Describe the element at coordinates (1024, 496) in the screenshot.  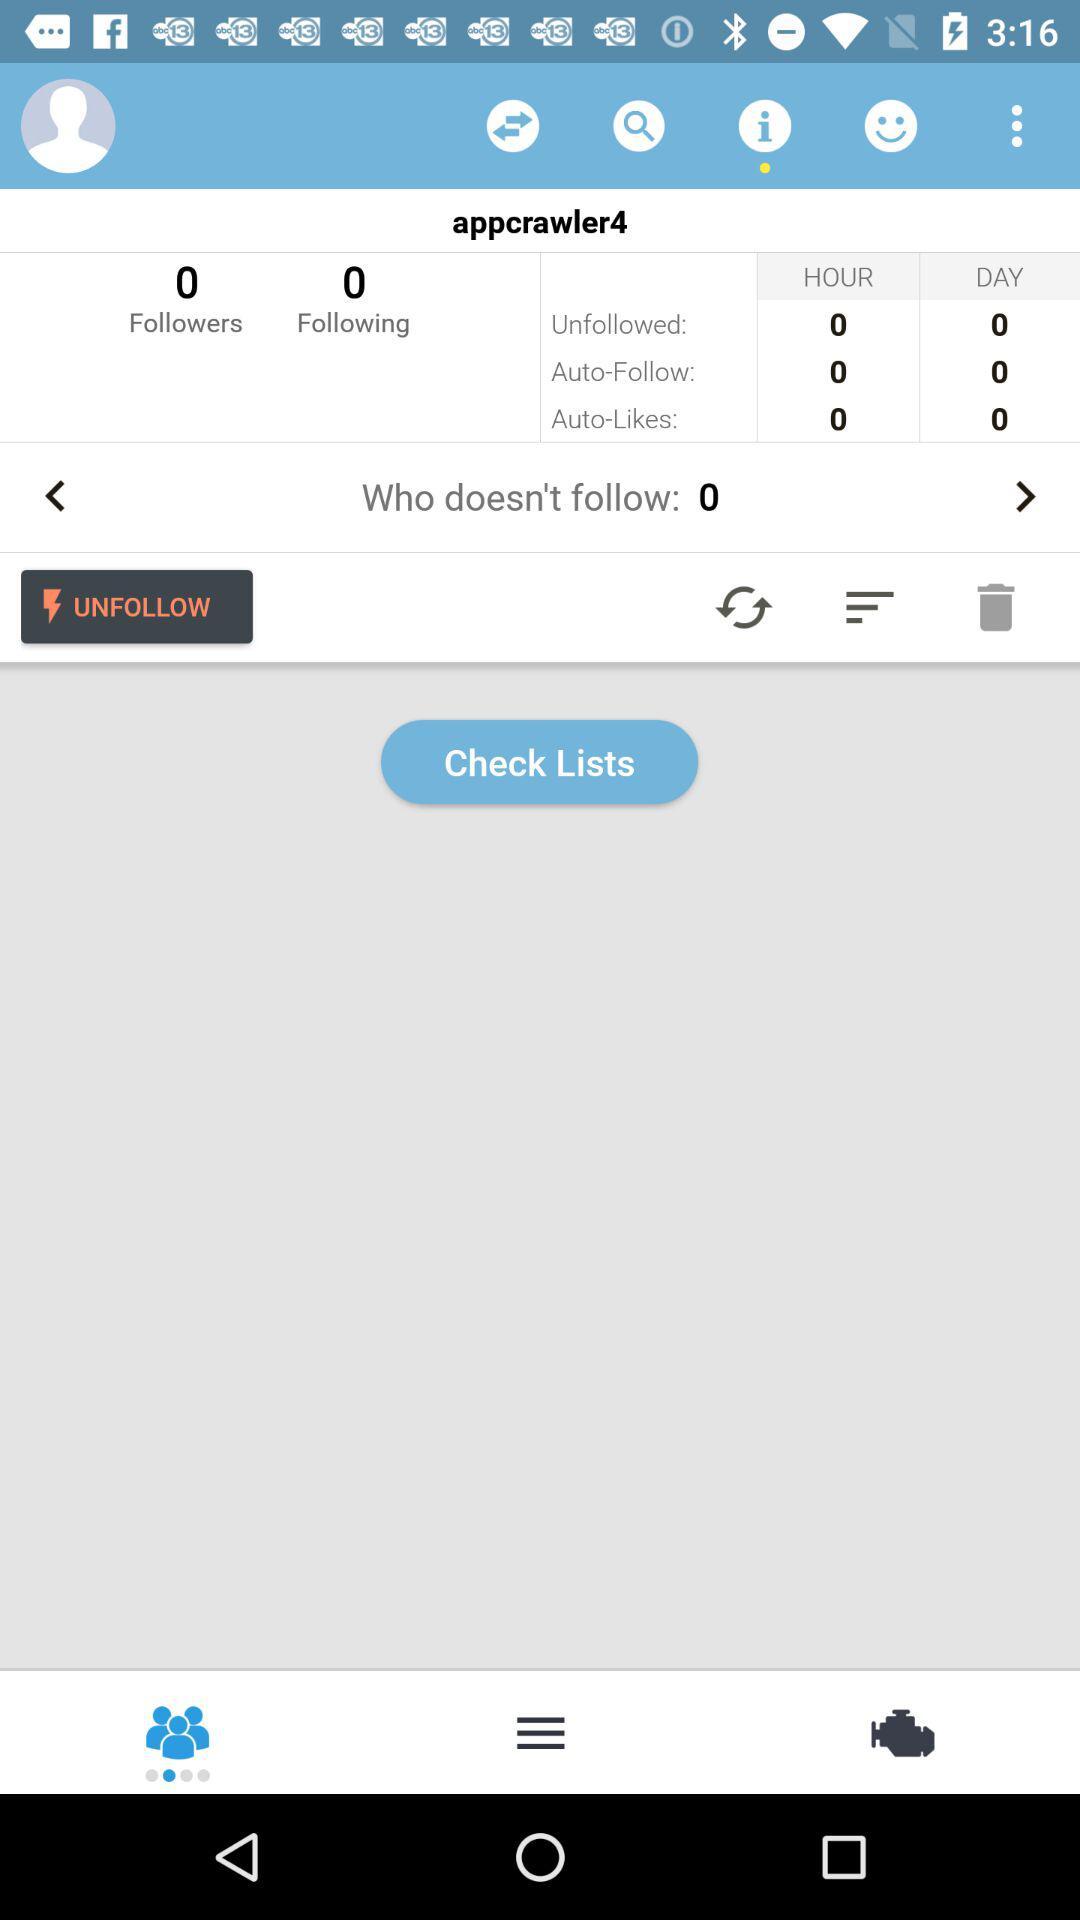
I see `next page` at that location.